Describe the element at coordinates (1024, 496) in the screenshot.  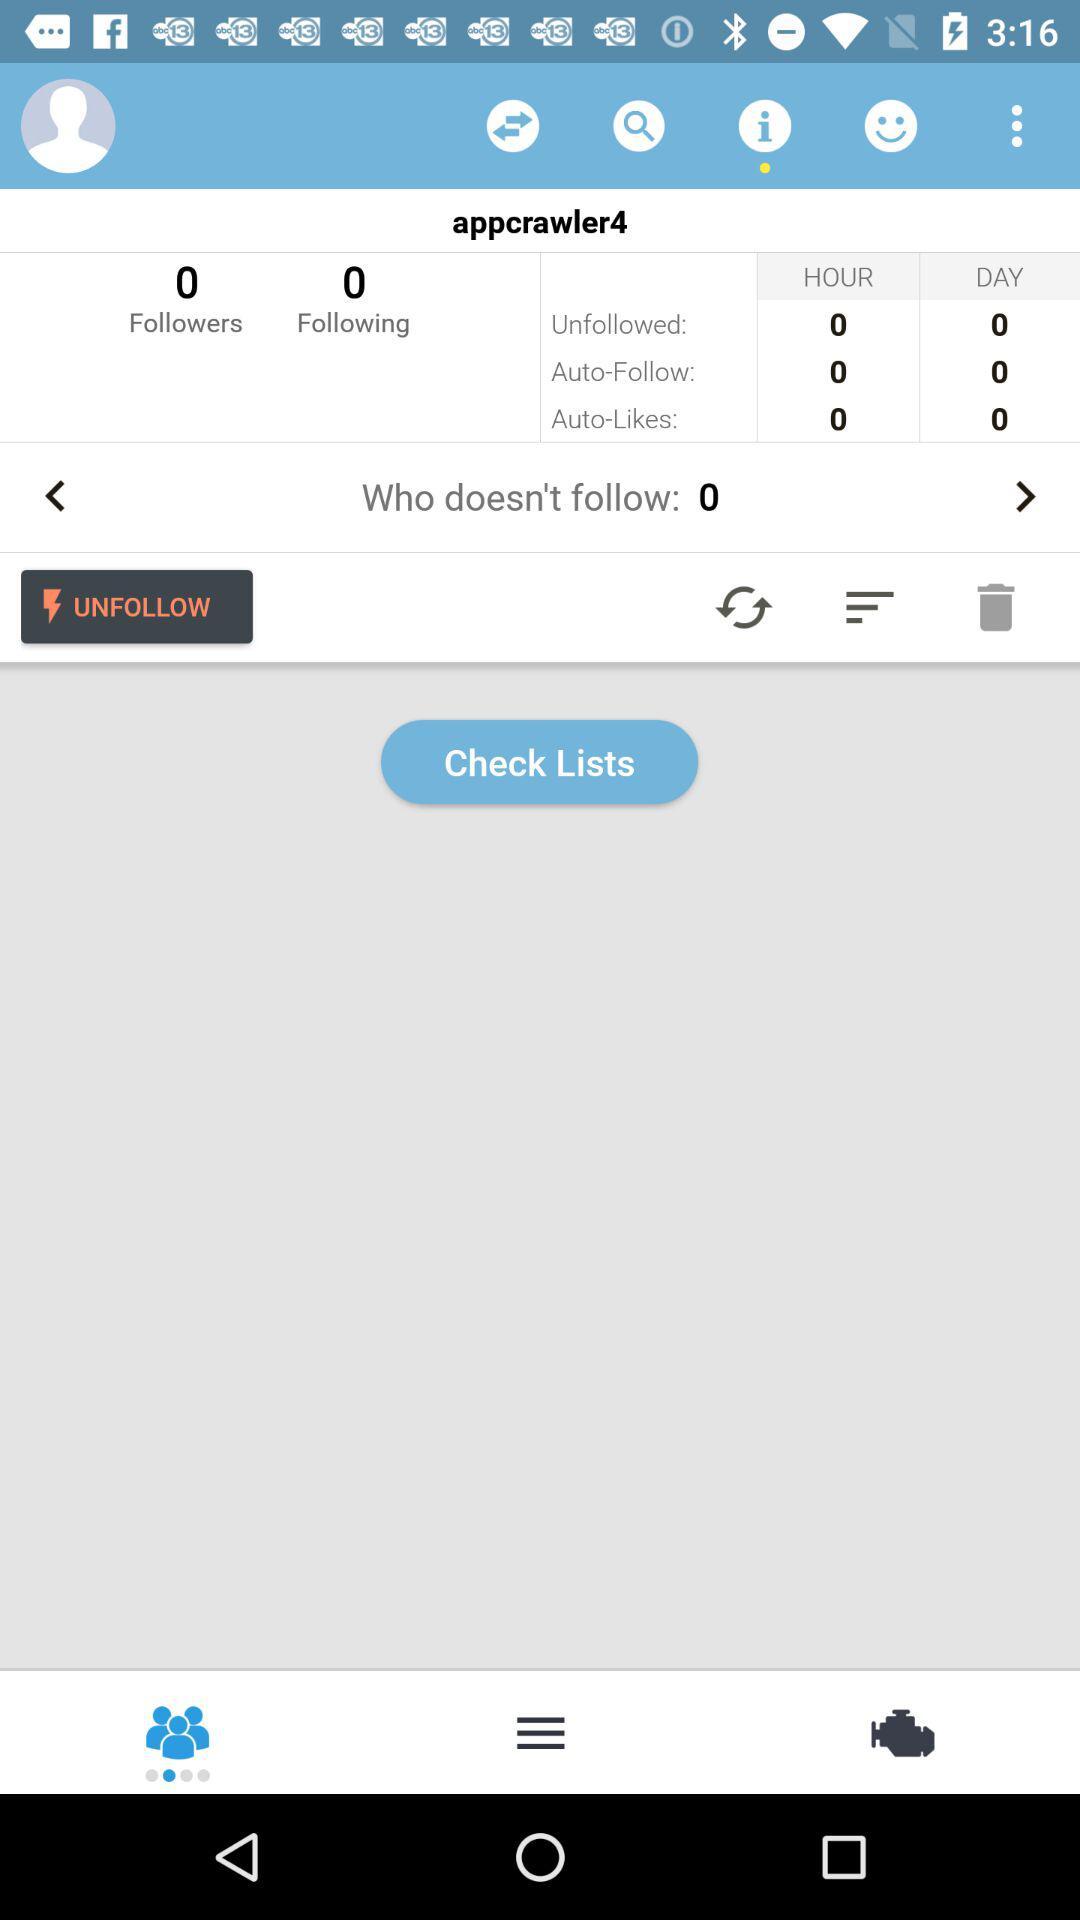
I see `next page` at that location.